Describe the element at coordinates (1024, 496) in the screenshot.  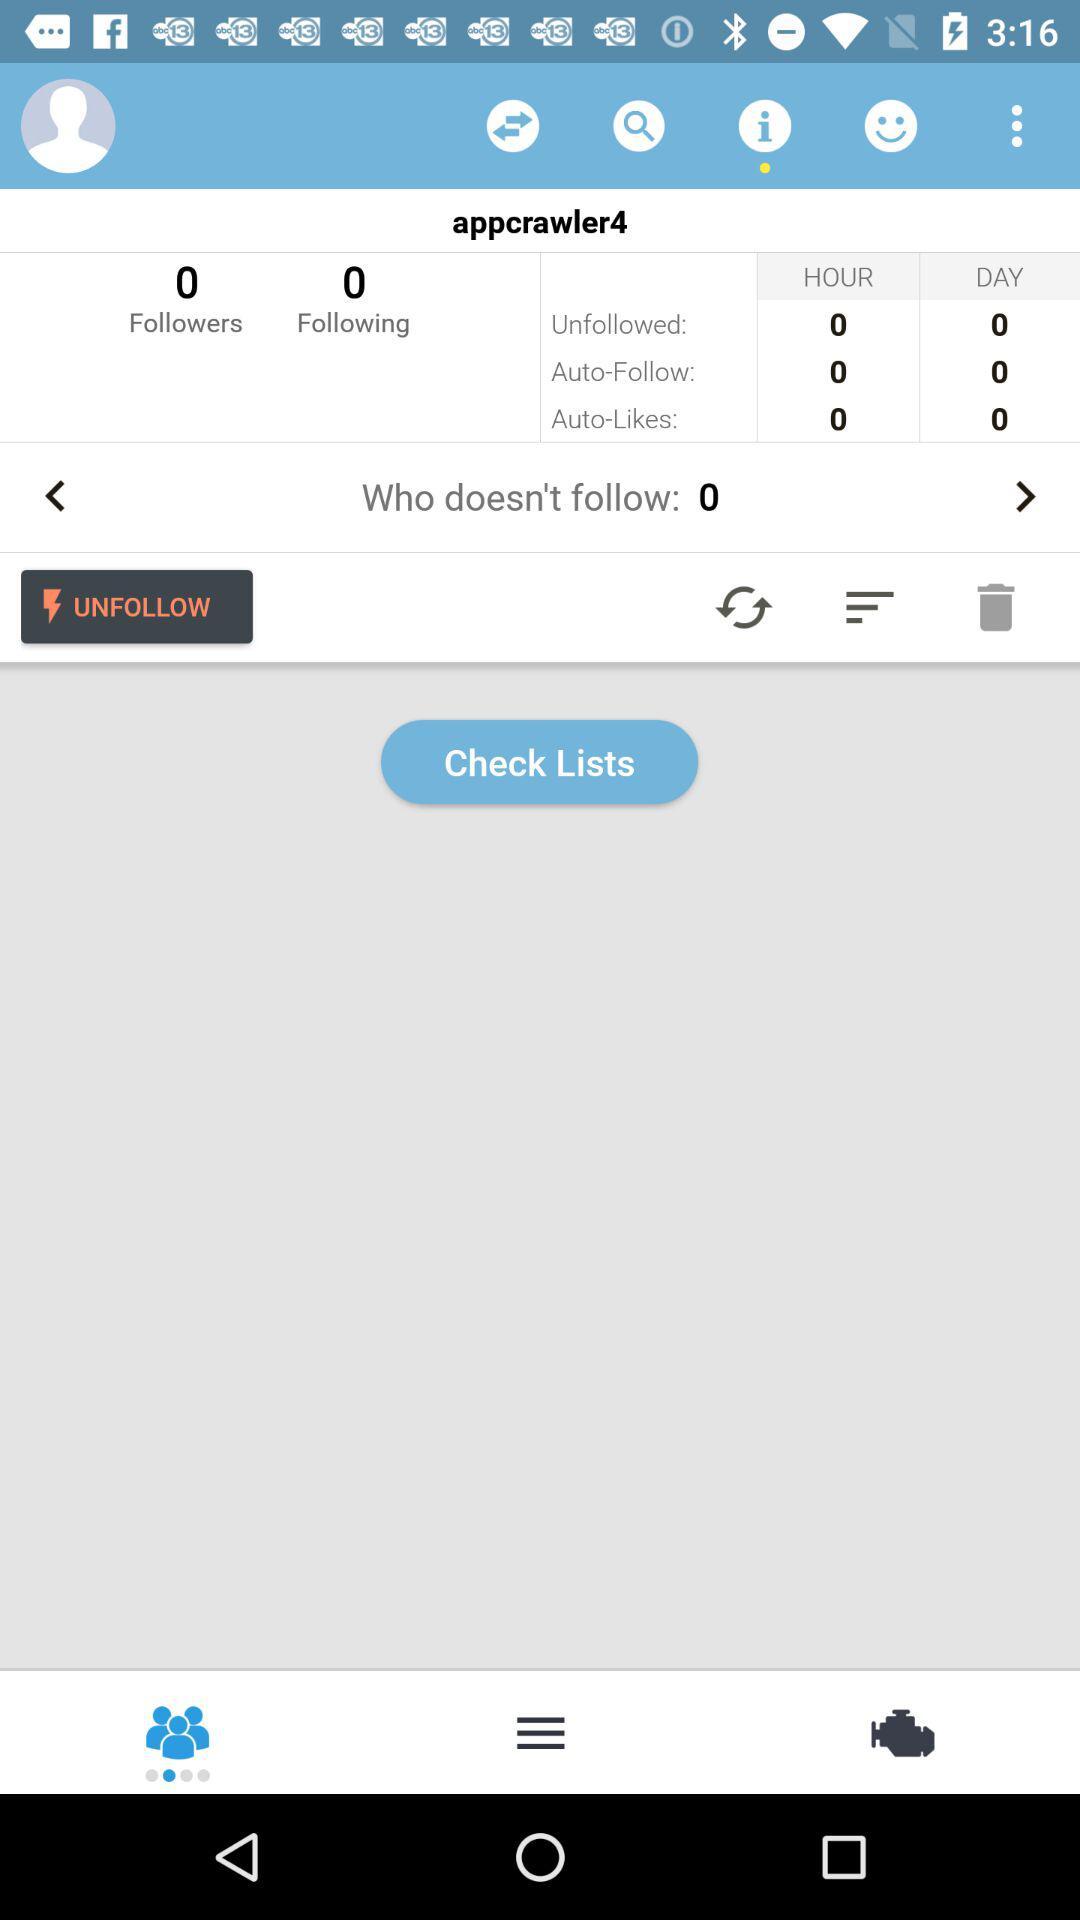
I see `next page` at that location.